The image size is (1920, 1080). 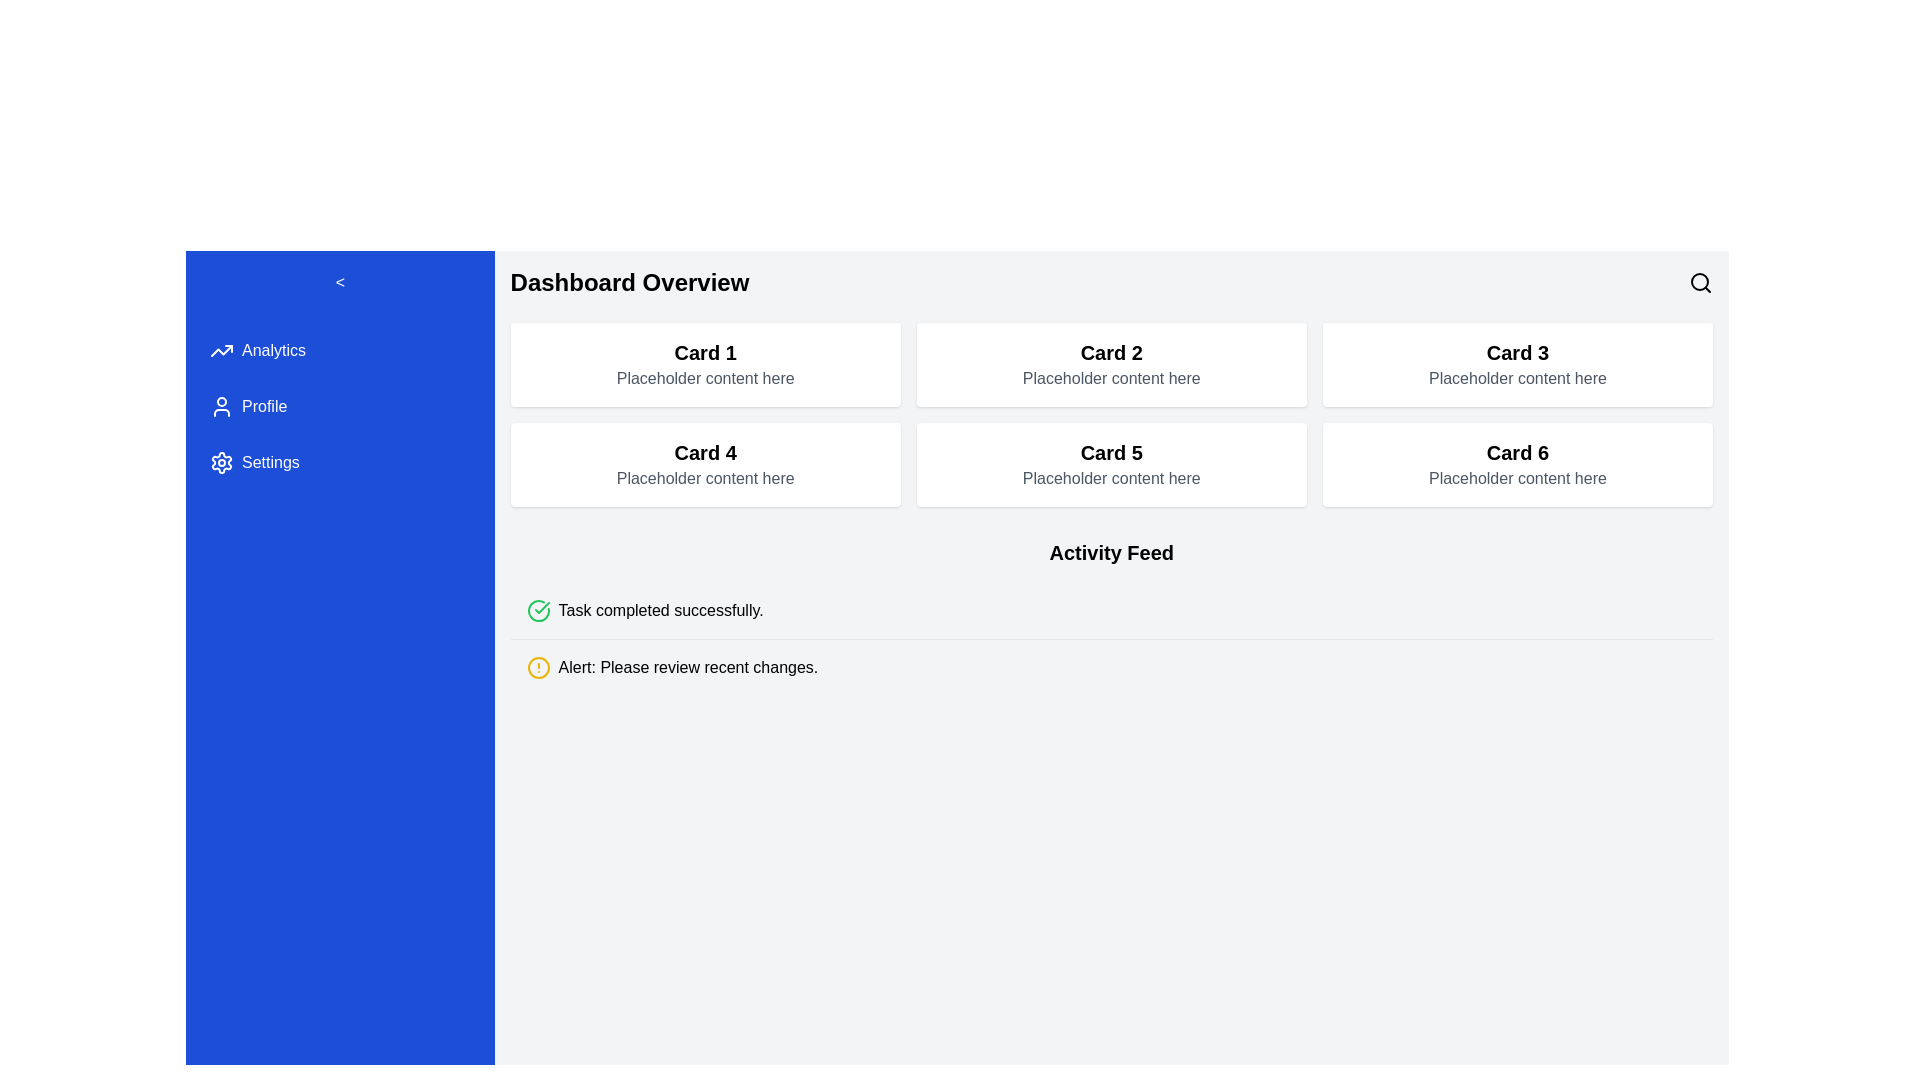 I want to click on the yellow circular outline icon within the alert message box, located next to the text 'Alert: Please review recent changes.', so click(x=538, y=667).